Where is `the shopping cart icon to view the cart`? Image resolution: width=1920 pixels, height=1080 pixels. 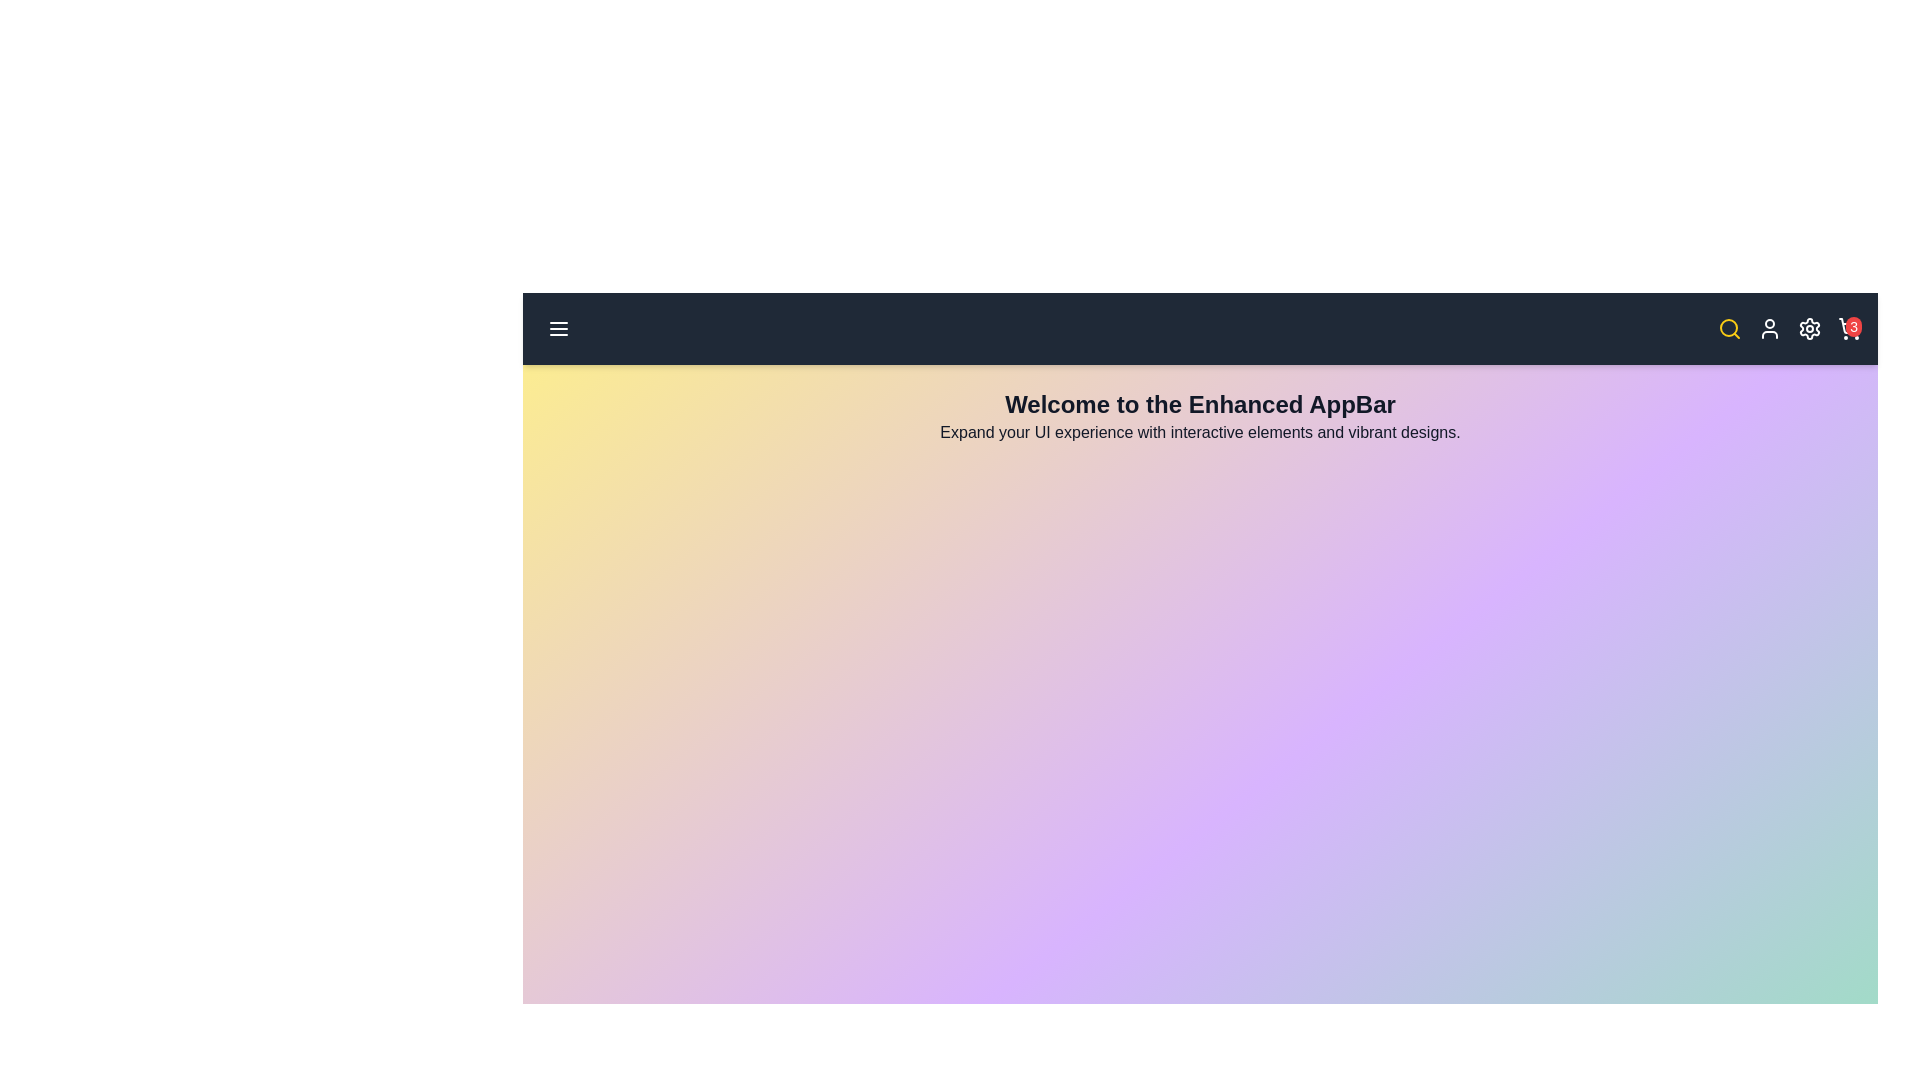 the shopping cart icon to view the cart is located at coordinates (1848, 327).